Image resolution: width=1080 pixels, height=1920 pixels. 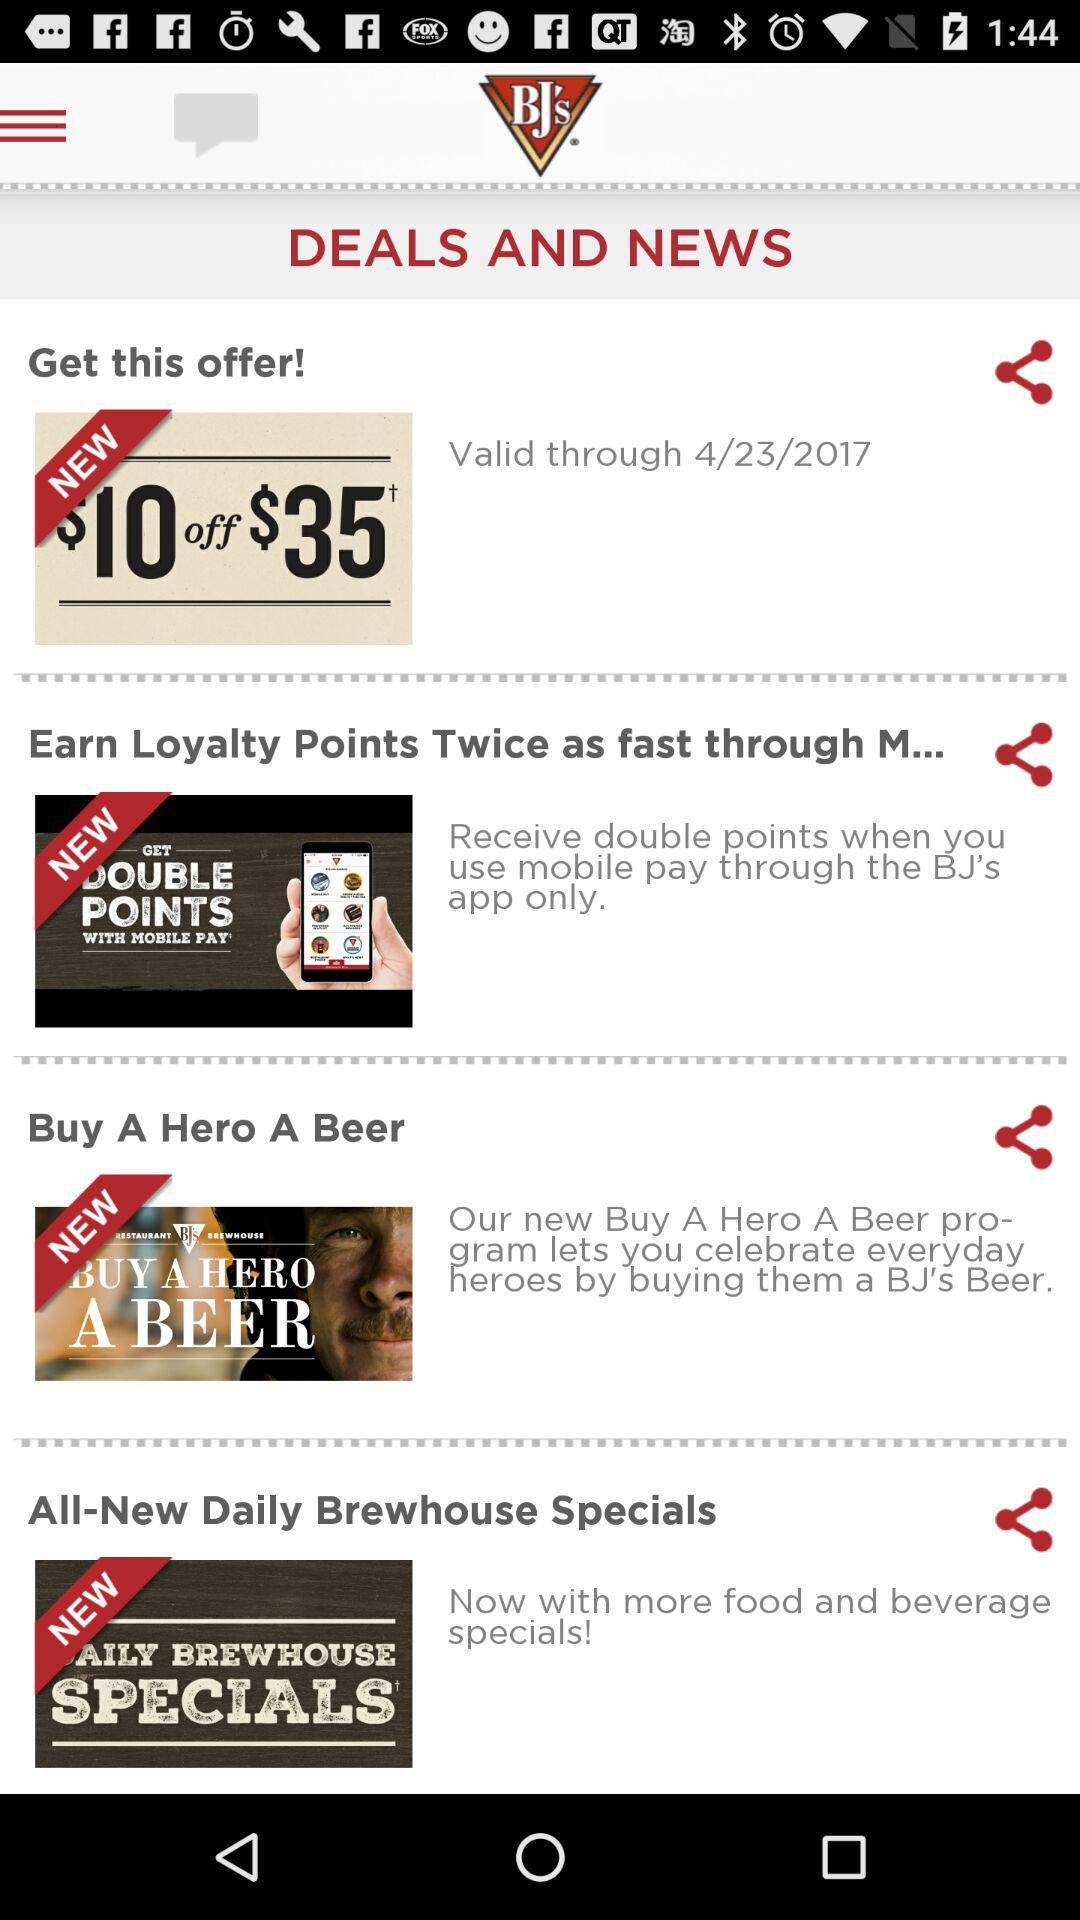 I want to click on icon at the bottom, so click(x=496, y=1508).